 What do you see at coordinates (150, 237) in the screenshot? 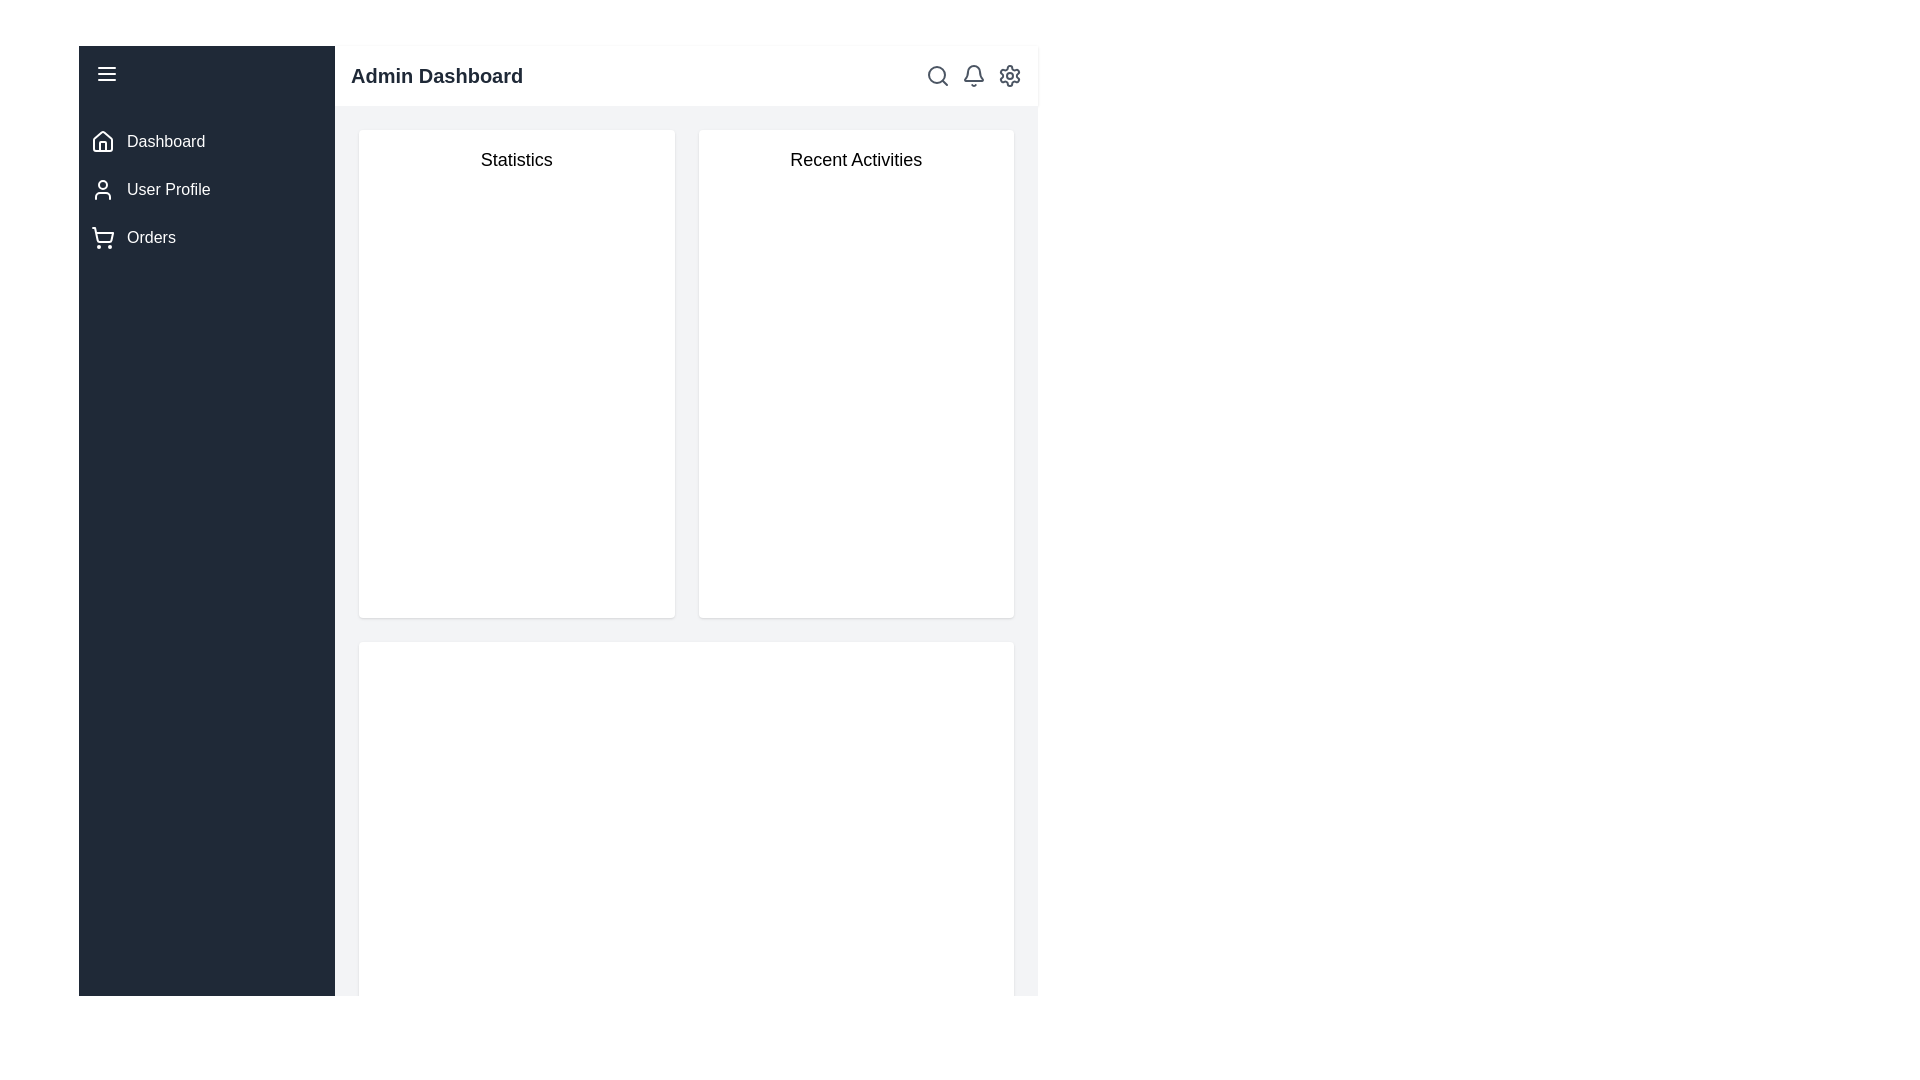
I see `the 'Orders' text label in the left-side navigation bar` at bounding box center [150, 237].